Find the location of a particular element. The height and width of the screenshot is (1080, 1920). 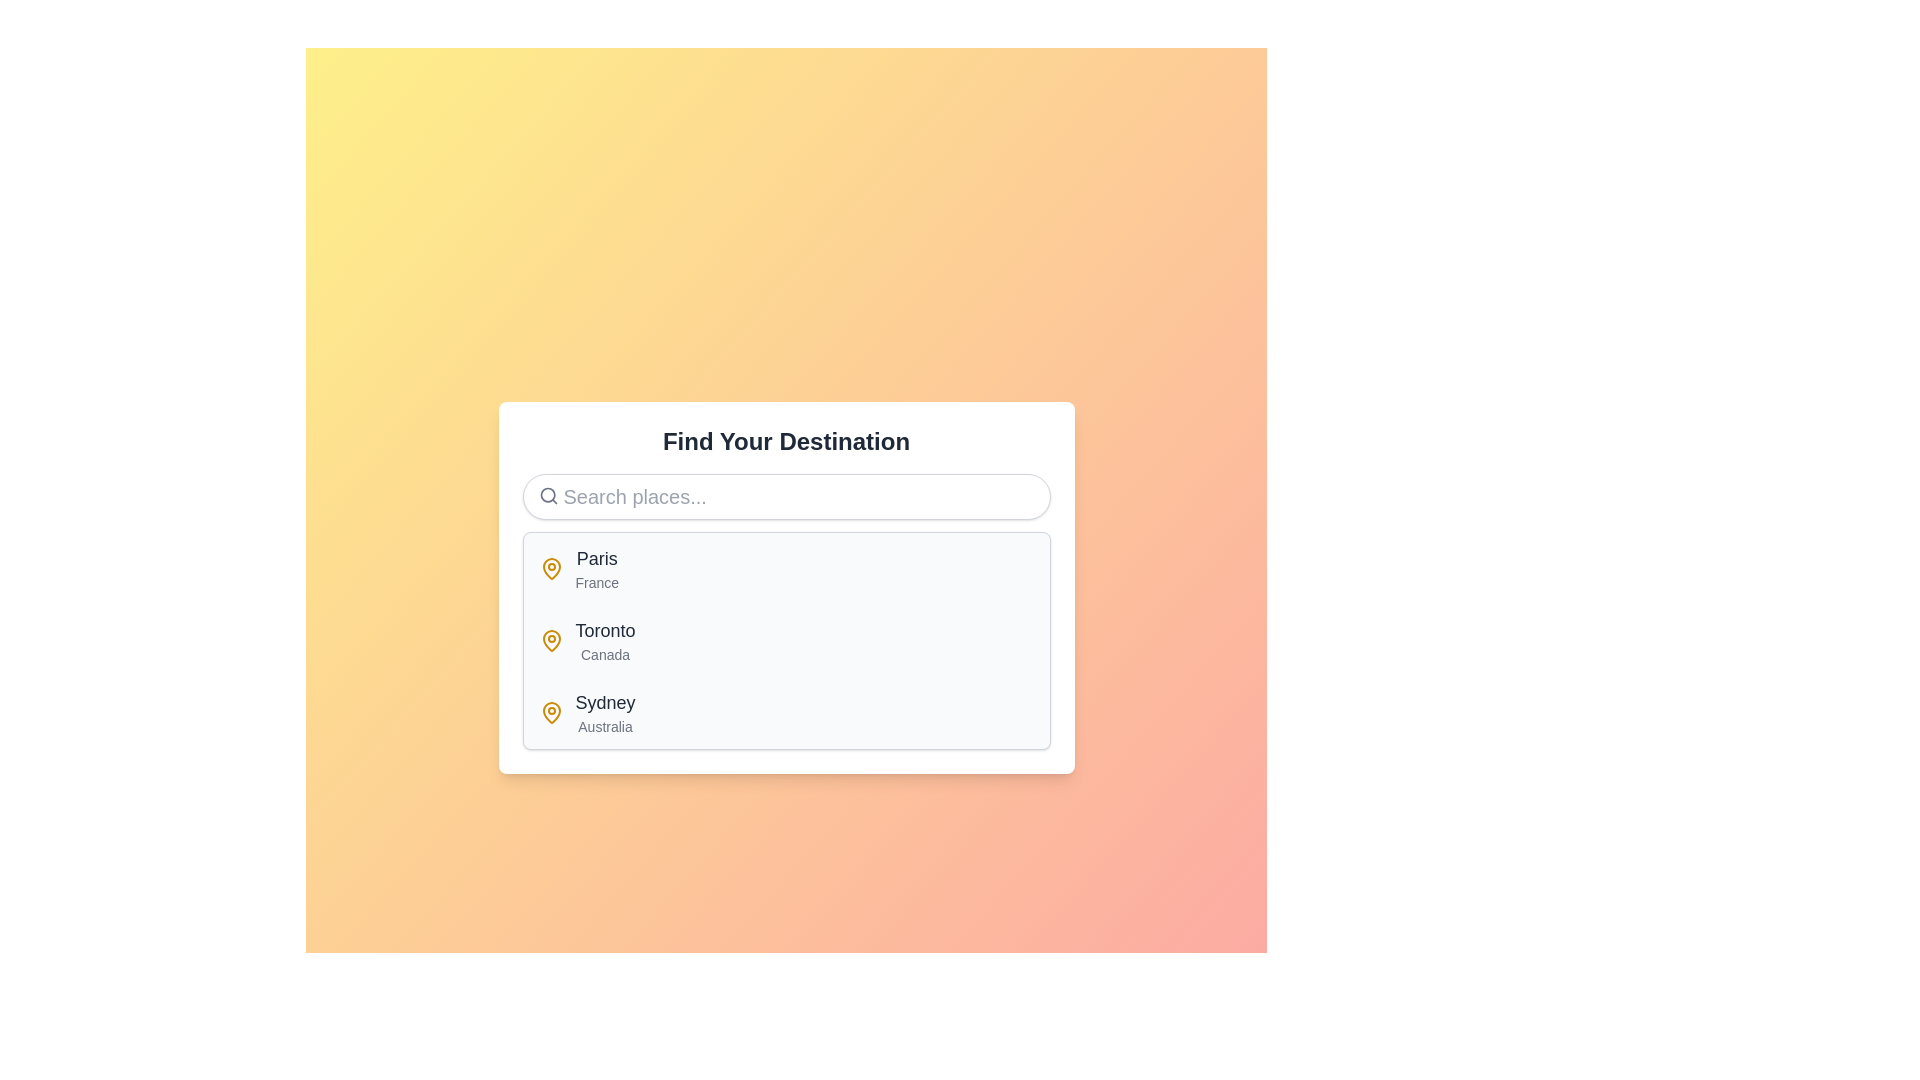

the text label that displays 'France', which is styled in light gray and located below the bold 'Paris' text is located at coordinates (596, 582).